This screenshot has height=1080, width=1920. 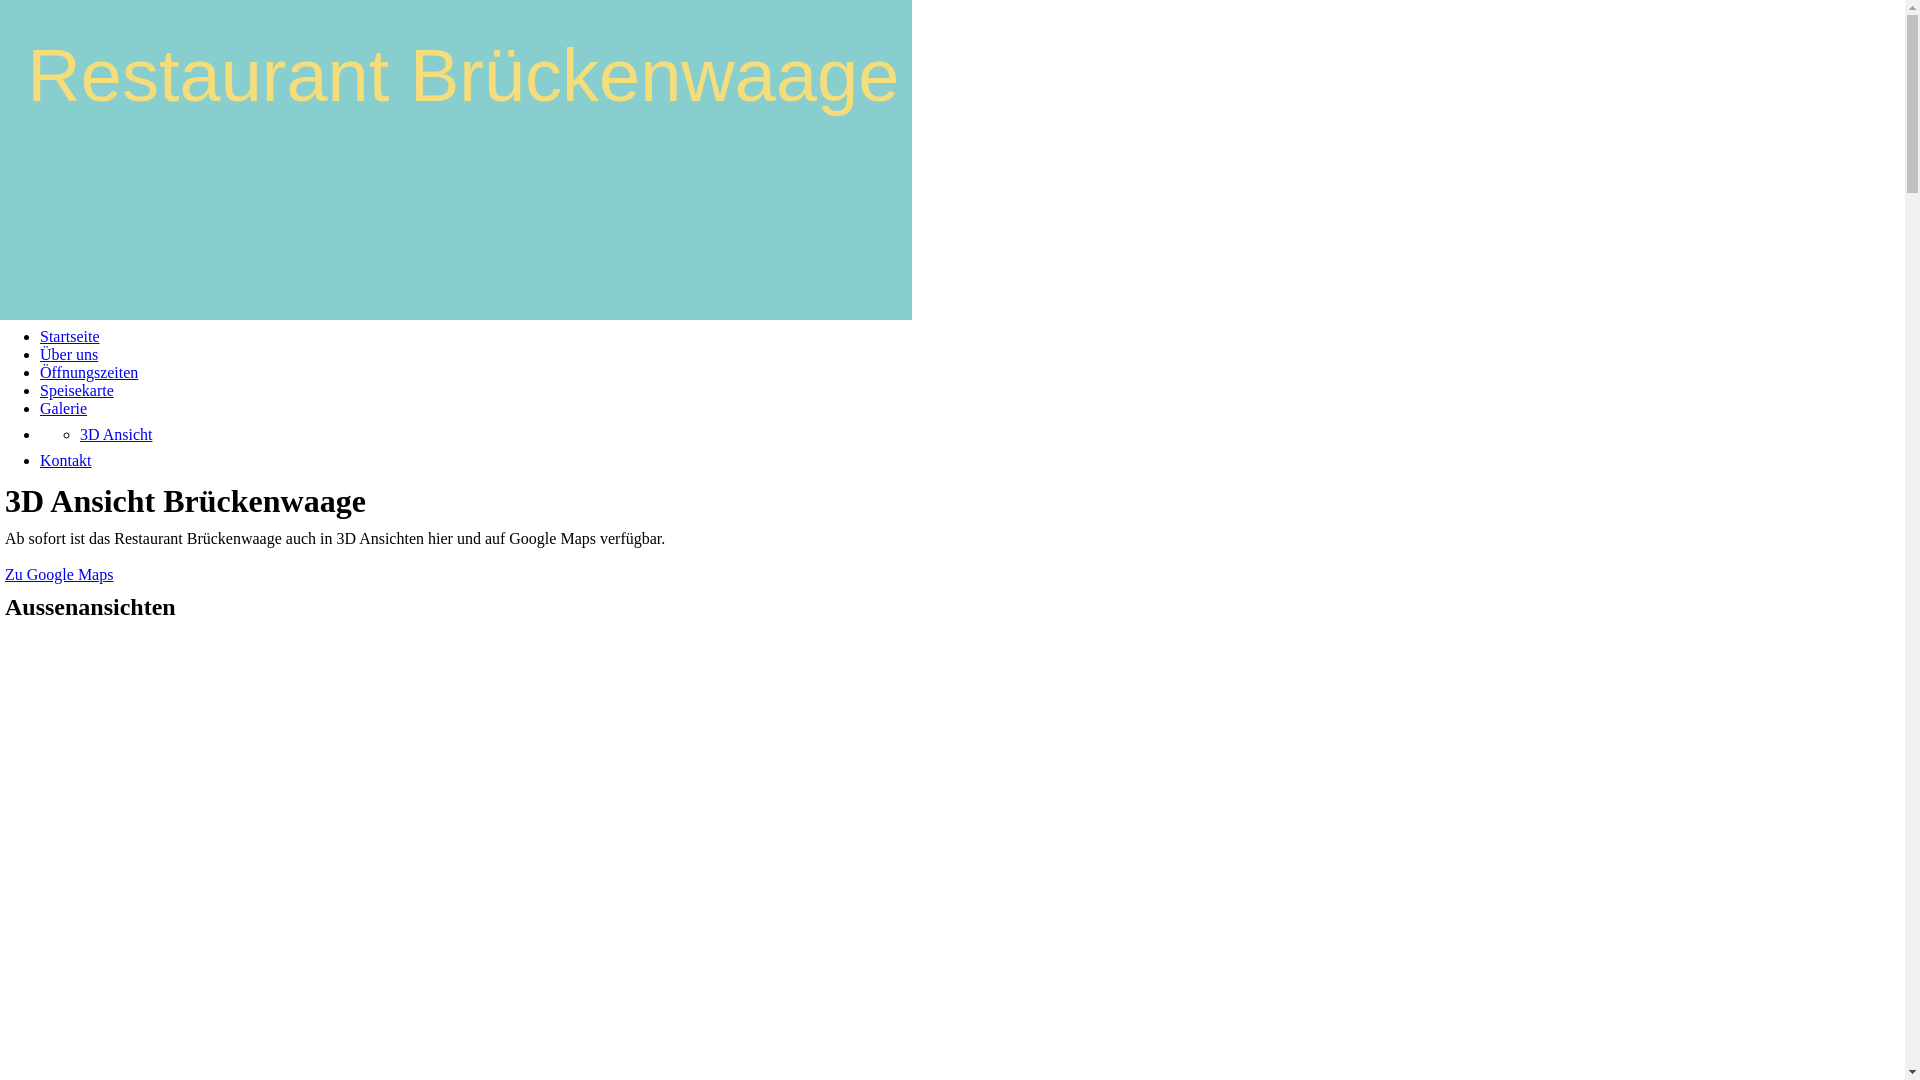 I want to click on 'Kontakt', so click(x=39, y=460).